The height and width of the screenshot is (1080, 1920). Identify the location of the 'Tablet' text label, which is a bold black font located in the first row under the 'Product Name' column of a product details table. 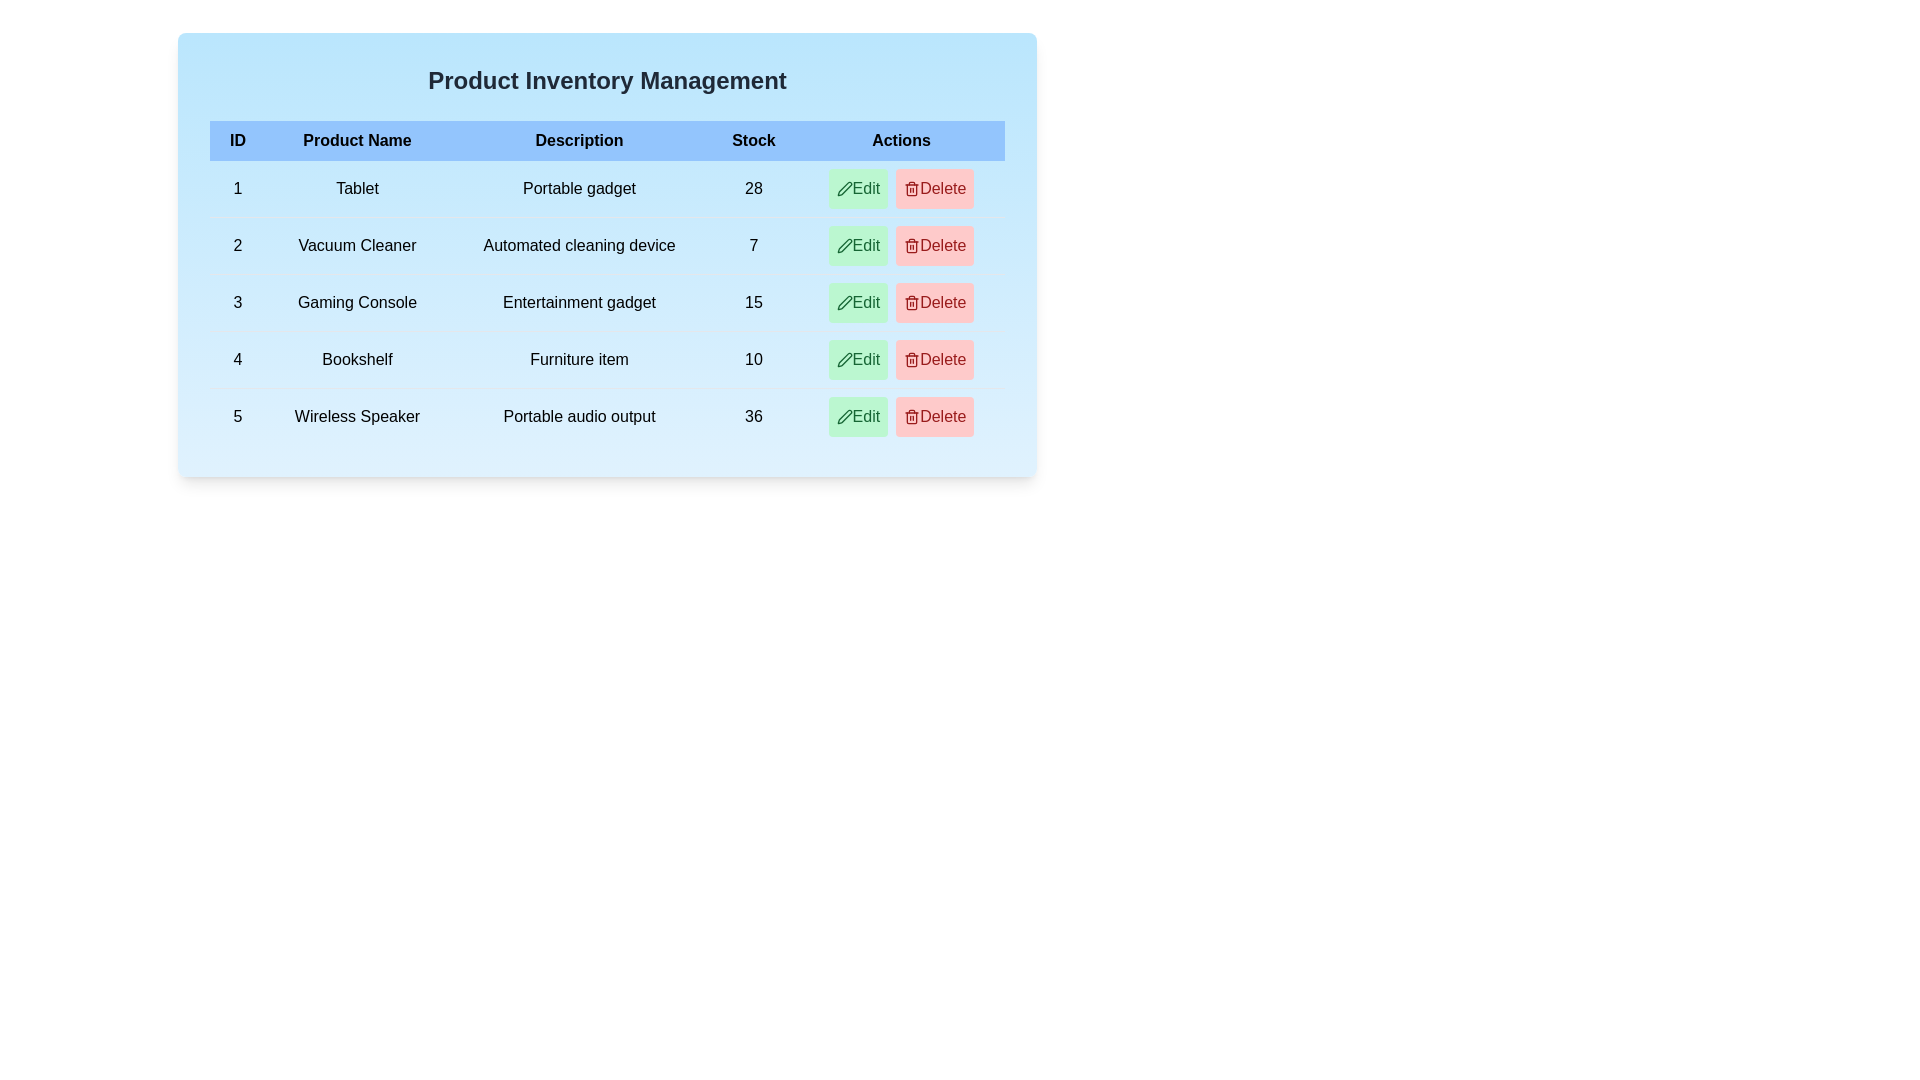
(357, 189).